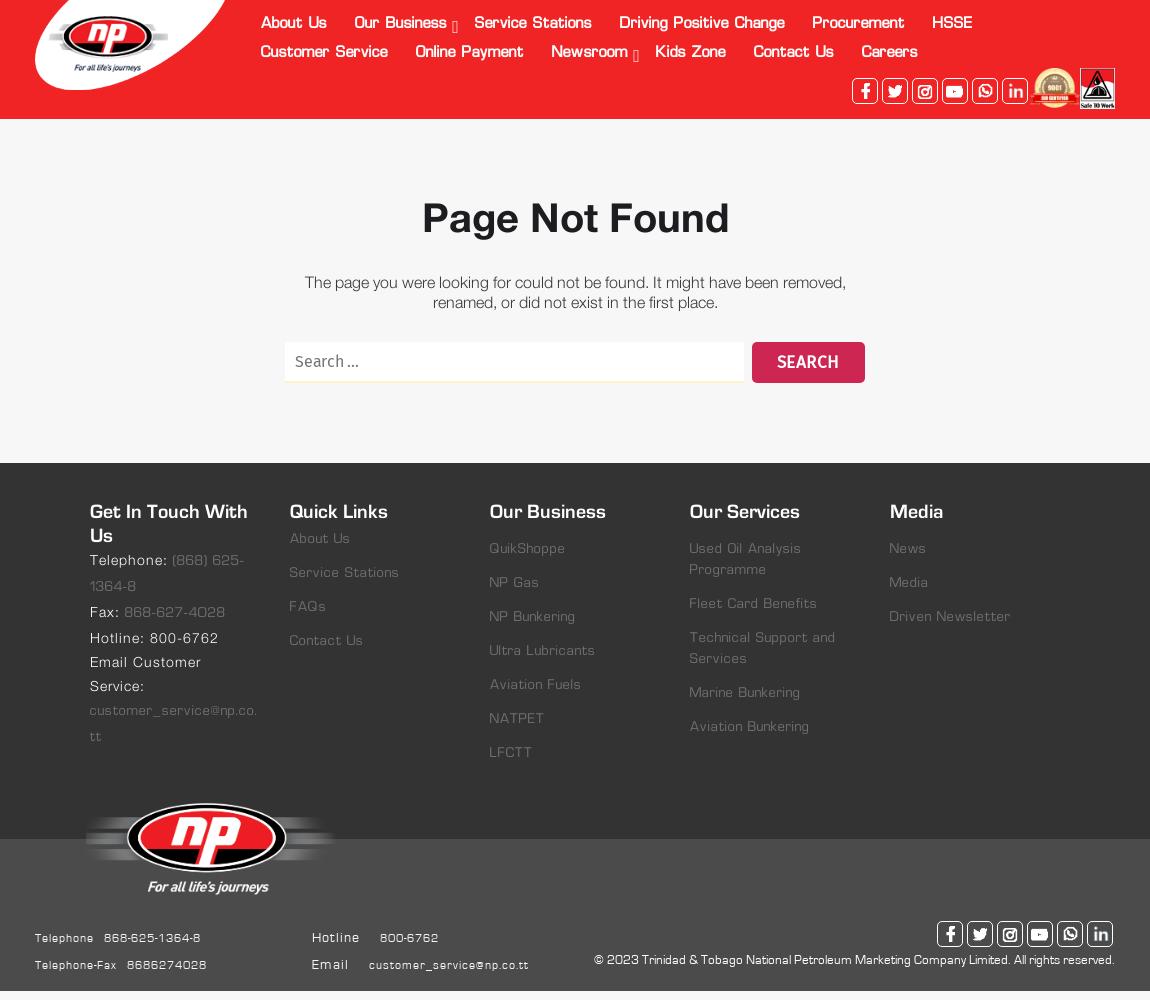 The height and width of the screenshot is (1000, 1150). Describe the element at coordinates (106, 610) in the screenshot. I see `'Fax:'` at that location.